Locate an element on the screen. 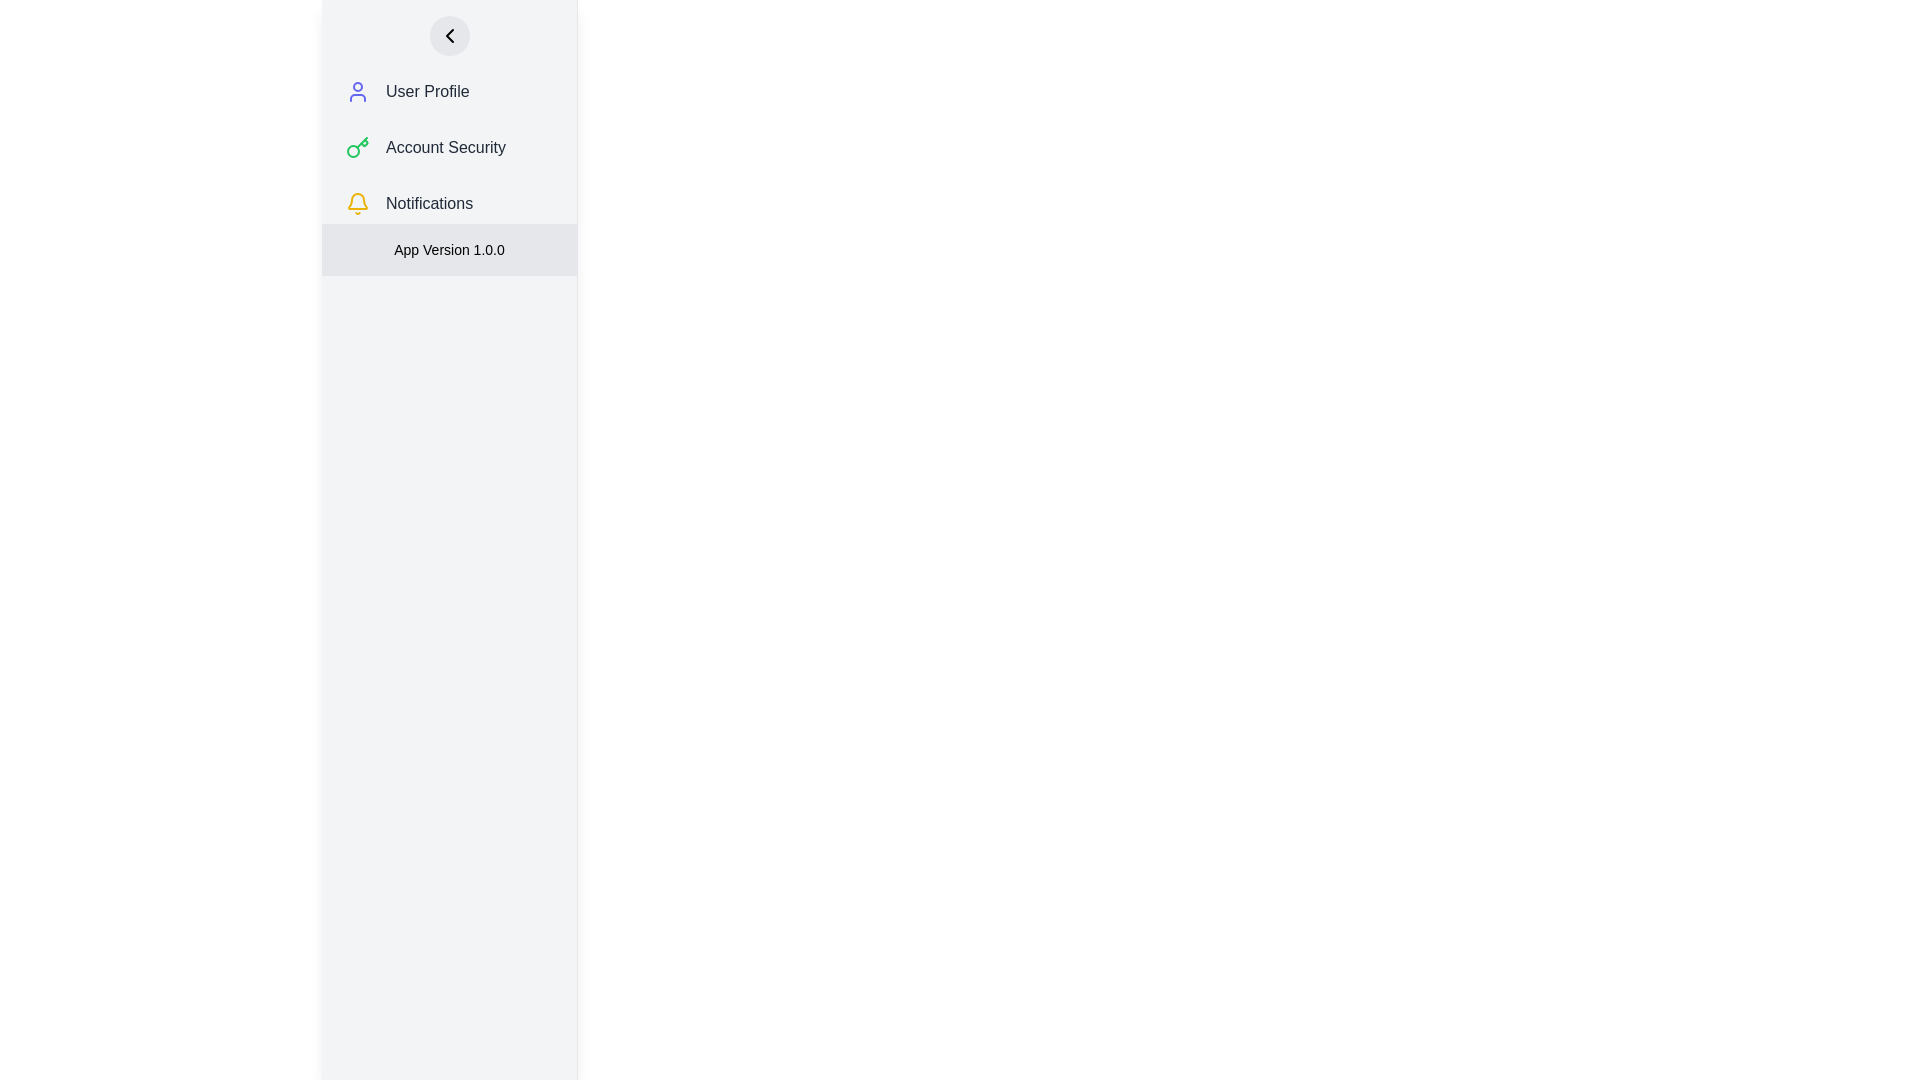 This screenshot has width=1920, height=1080. the 'Notifications' text label in the vertical navigation menu, which is located between 'Account Security' and 'App Version 1.0.0' is located at coordinates (428, 204).